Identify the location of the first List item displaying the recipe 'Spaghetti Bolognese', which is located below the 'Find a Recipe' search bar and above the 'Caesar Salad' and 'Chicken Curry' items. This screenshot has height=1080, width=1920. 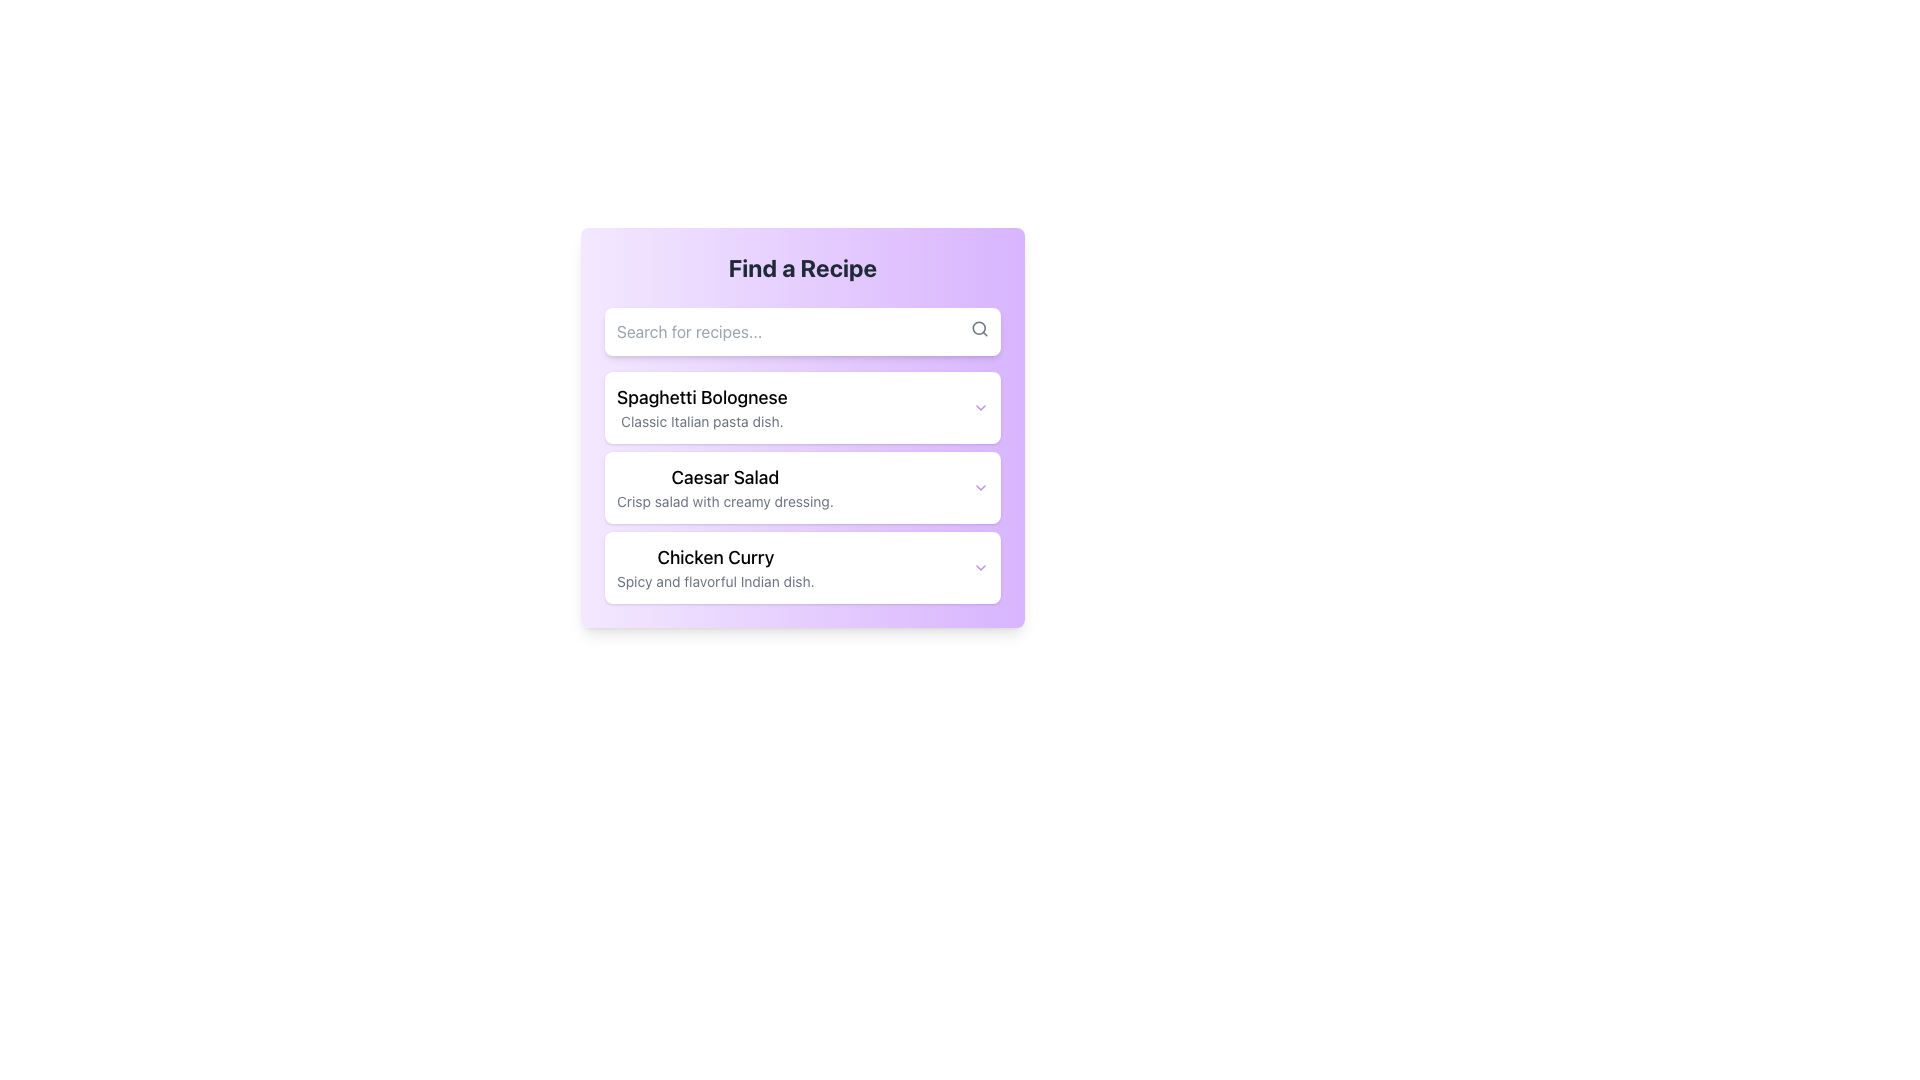
(702, 407).